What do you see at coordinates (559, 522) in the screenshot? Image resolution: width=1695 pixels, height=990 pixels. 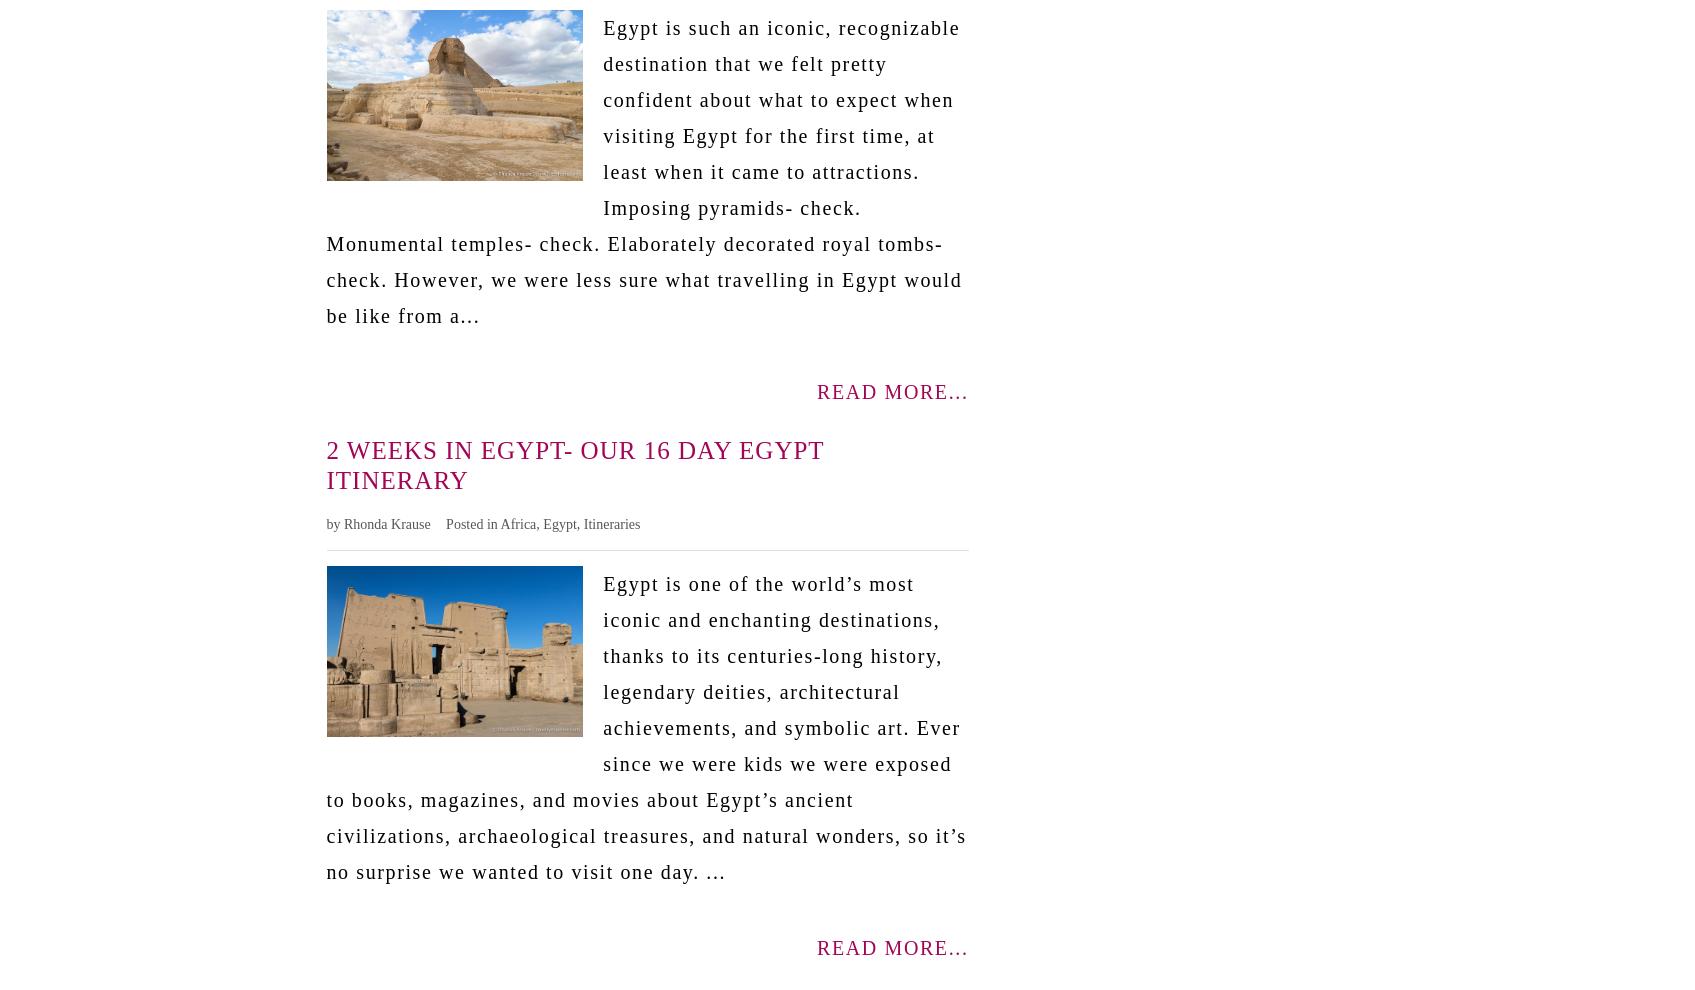 I see `'Egypt'` at bounding box center [559, 522].